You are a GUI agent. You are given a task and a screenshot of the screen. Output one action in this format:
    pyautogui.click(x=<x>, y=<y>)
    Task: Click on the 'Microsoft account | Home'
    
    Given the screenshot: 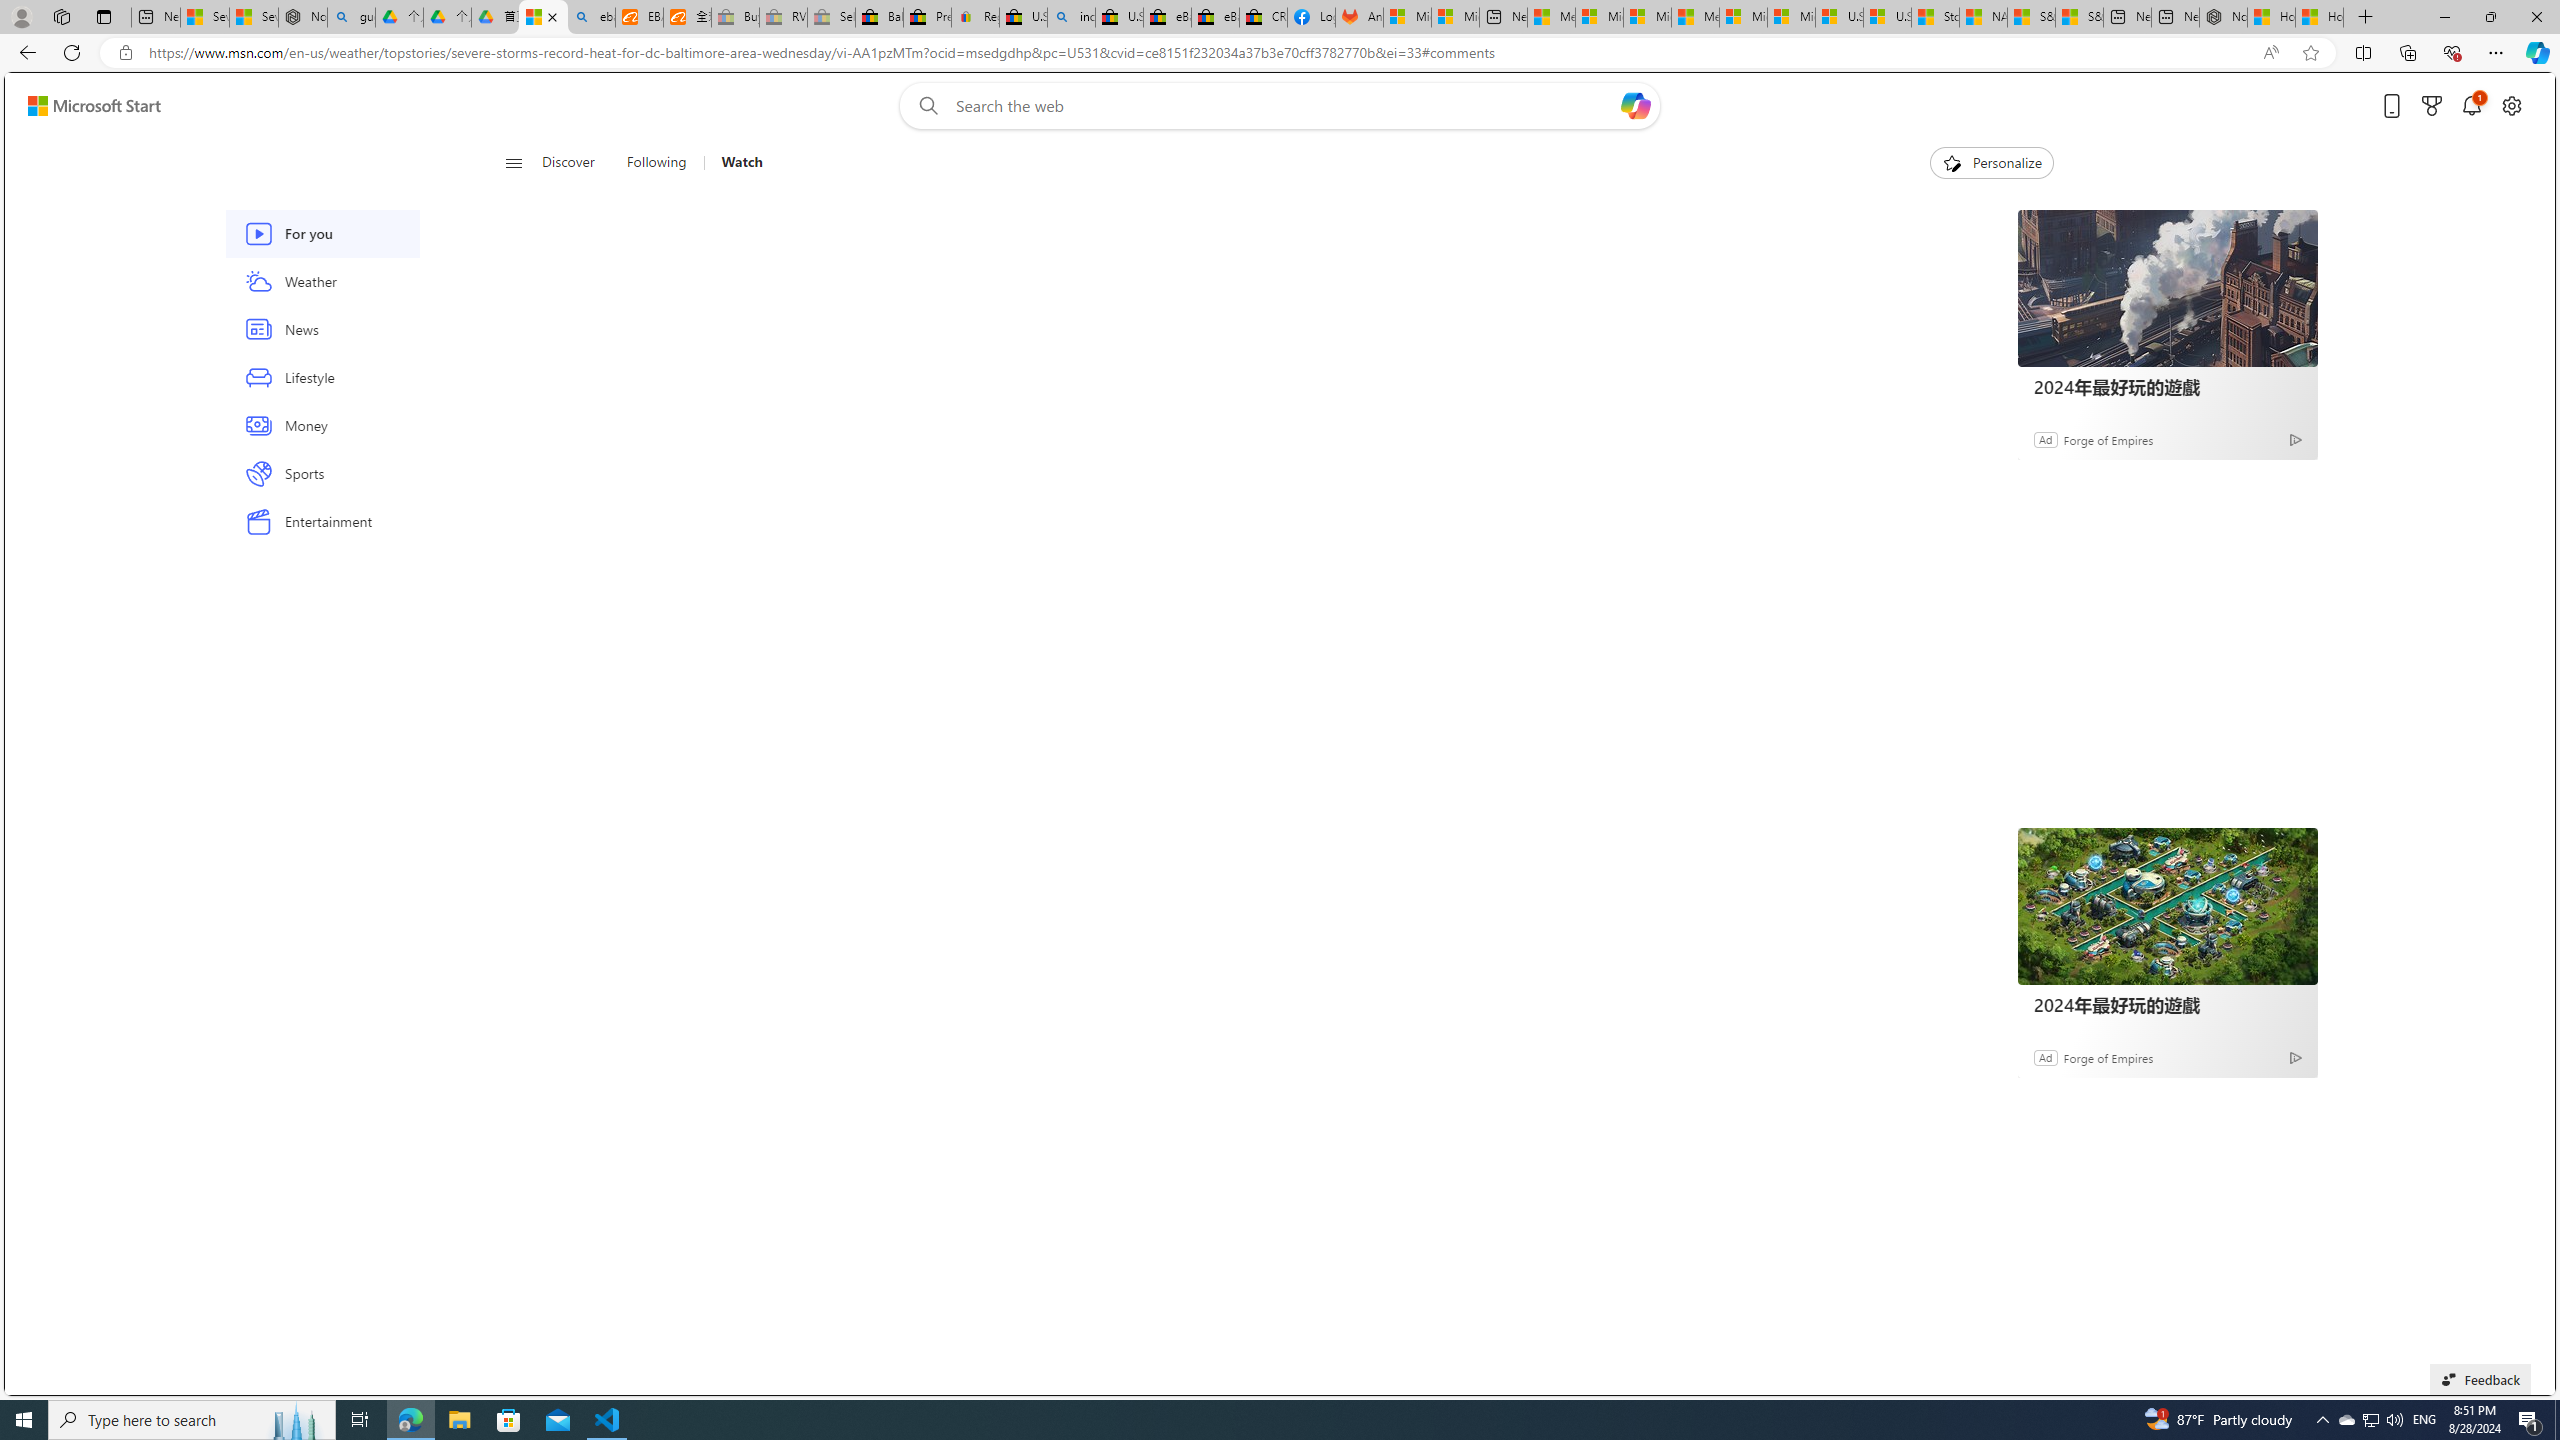 What is the action you would take?
    pyautogui.click(x=1646, y=16)
    